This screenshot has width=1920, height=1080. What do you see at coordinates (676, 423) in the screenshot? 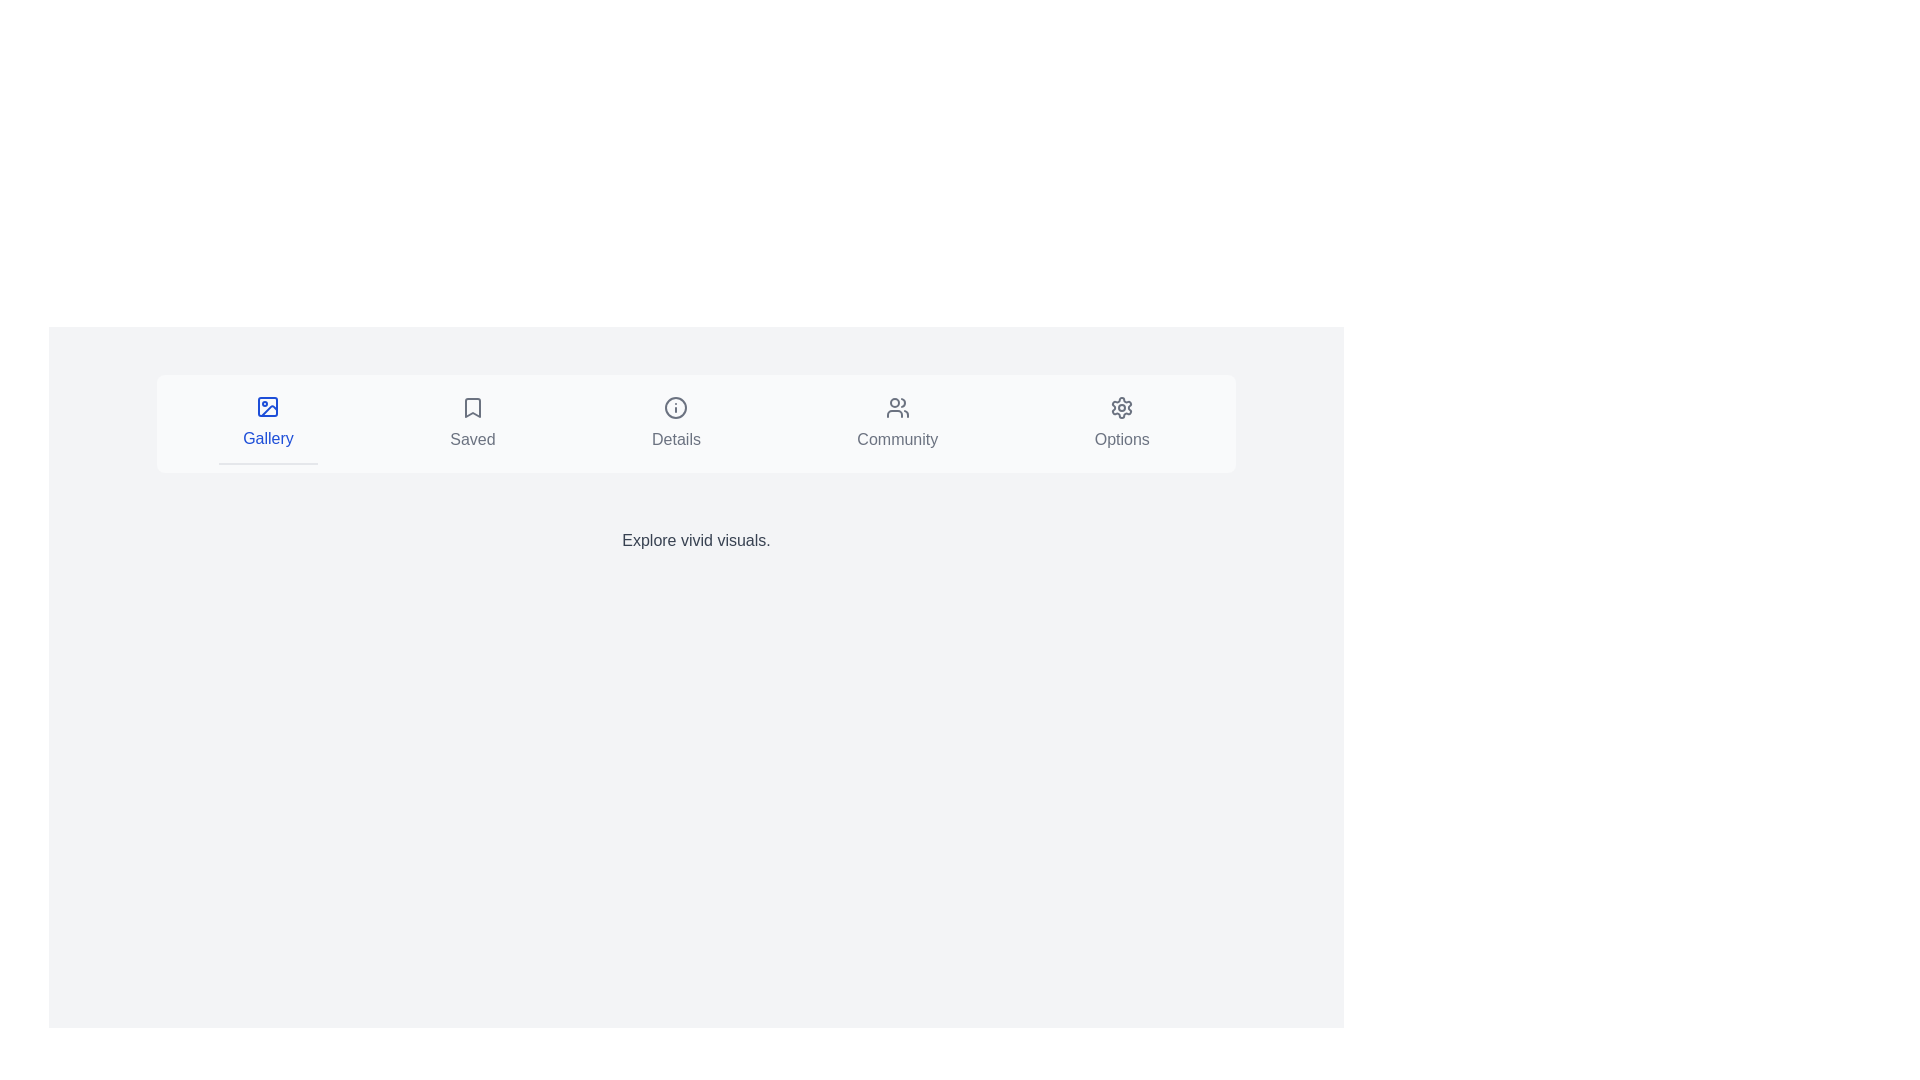
I see `the tab labeled 'Details' to navigate to its content` at bounding box center [676, 423].